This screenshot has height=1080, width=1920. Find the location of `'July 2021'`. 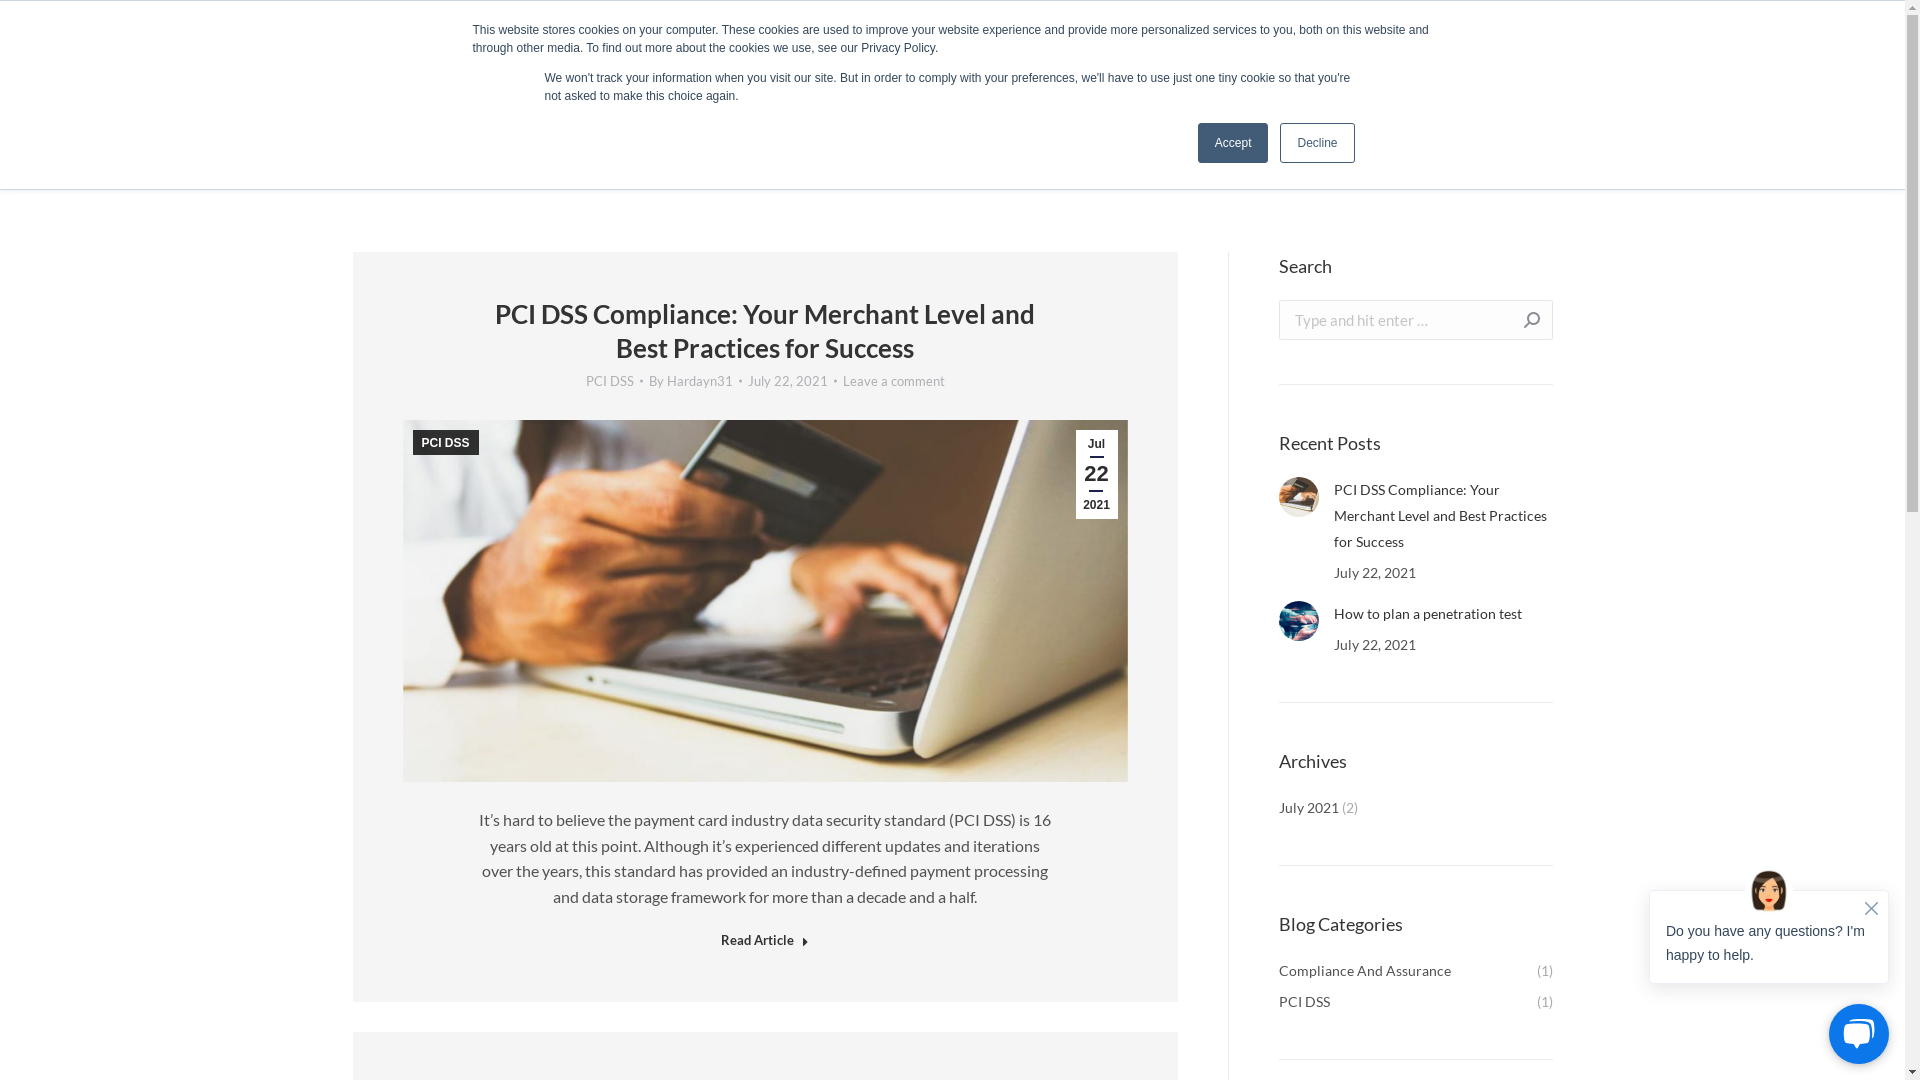

'July 2021' is located at coordinates (1308, 806).